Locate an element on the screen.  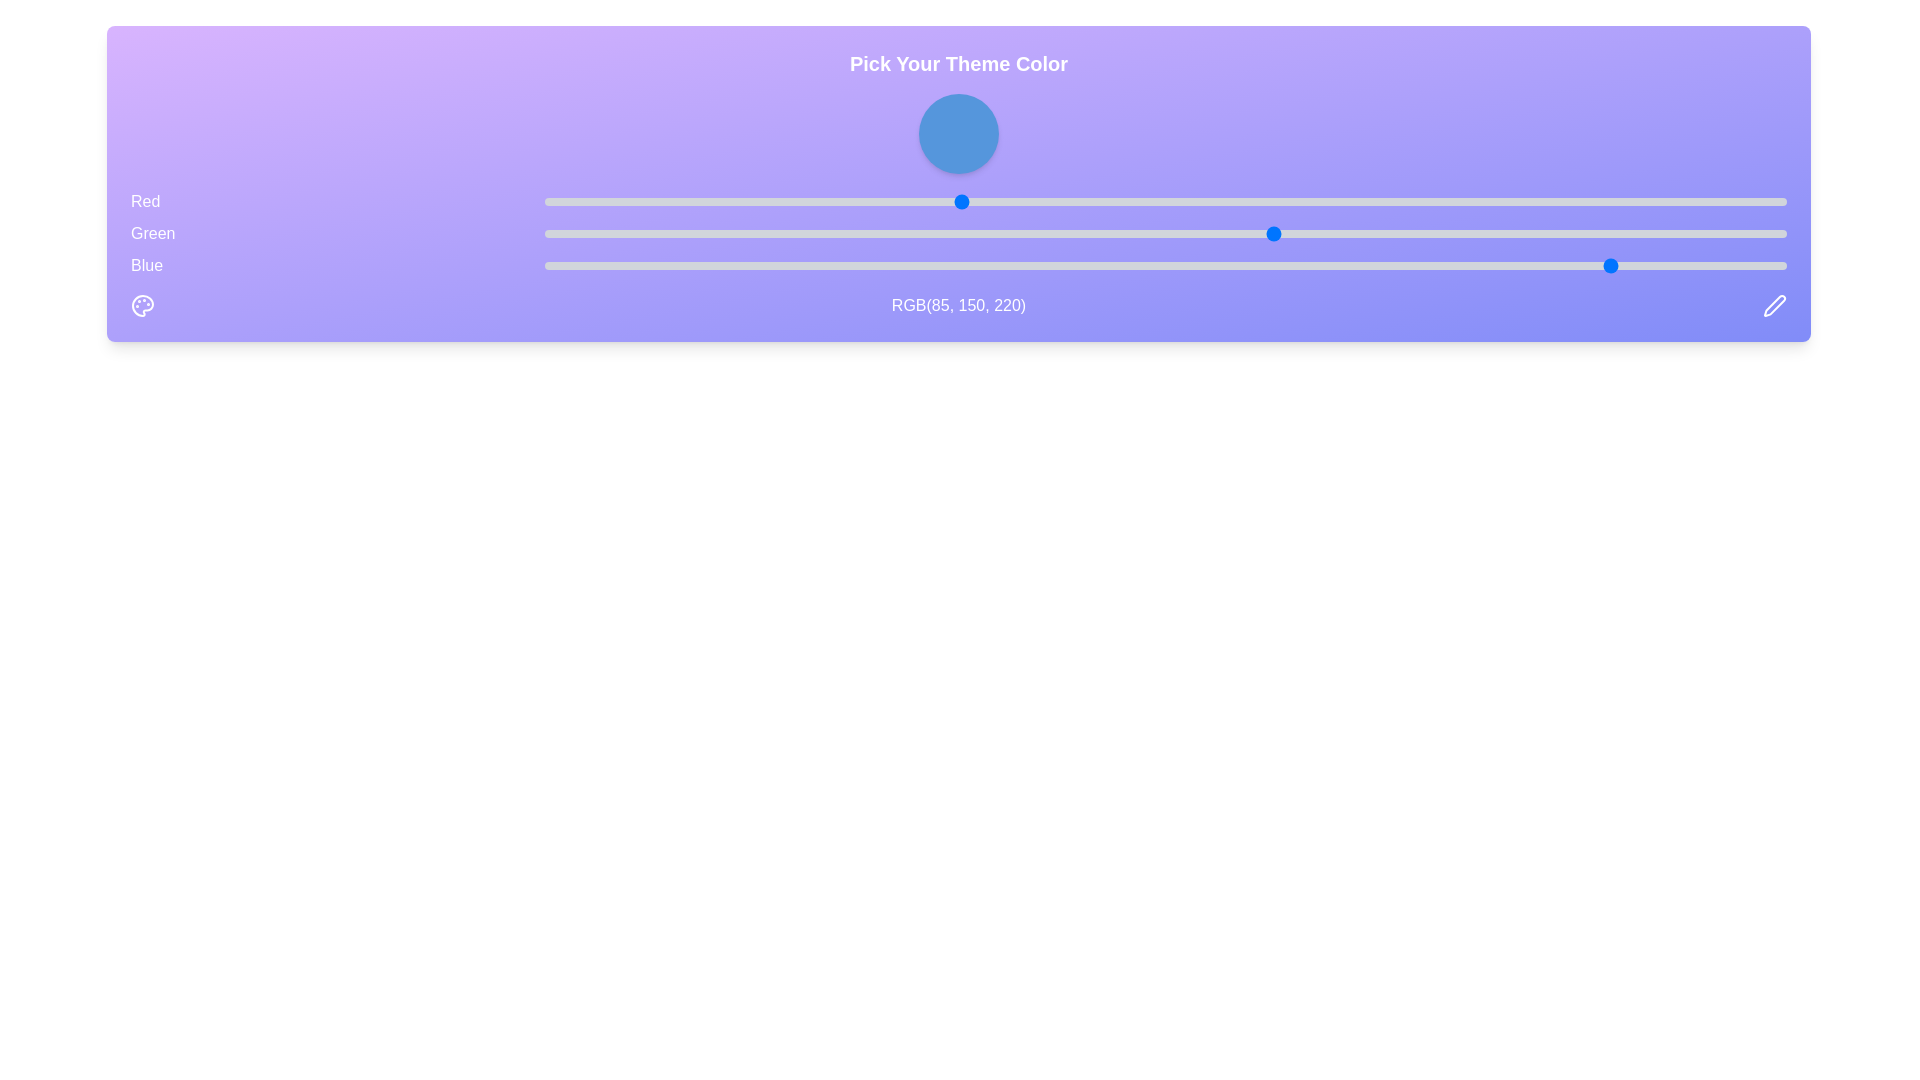
the green color intensity is located at coordinates (729, 233).